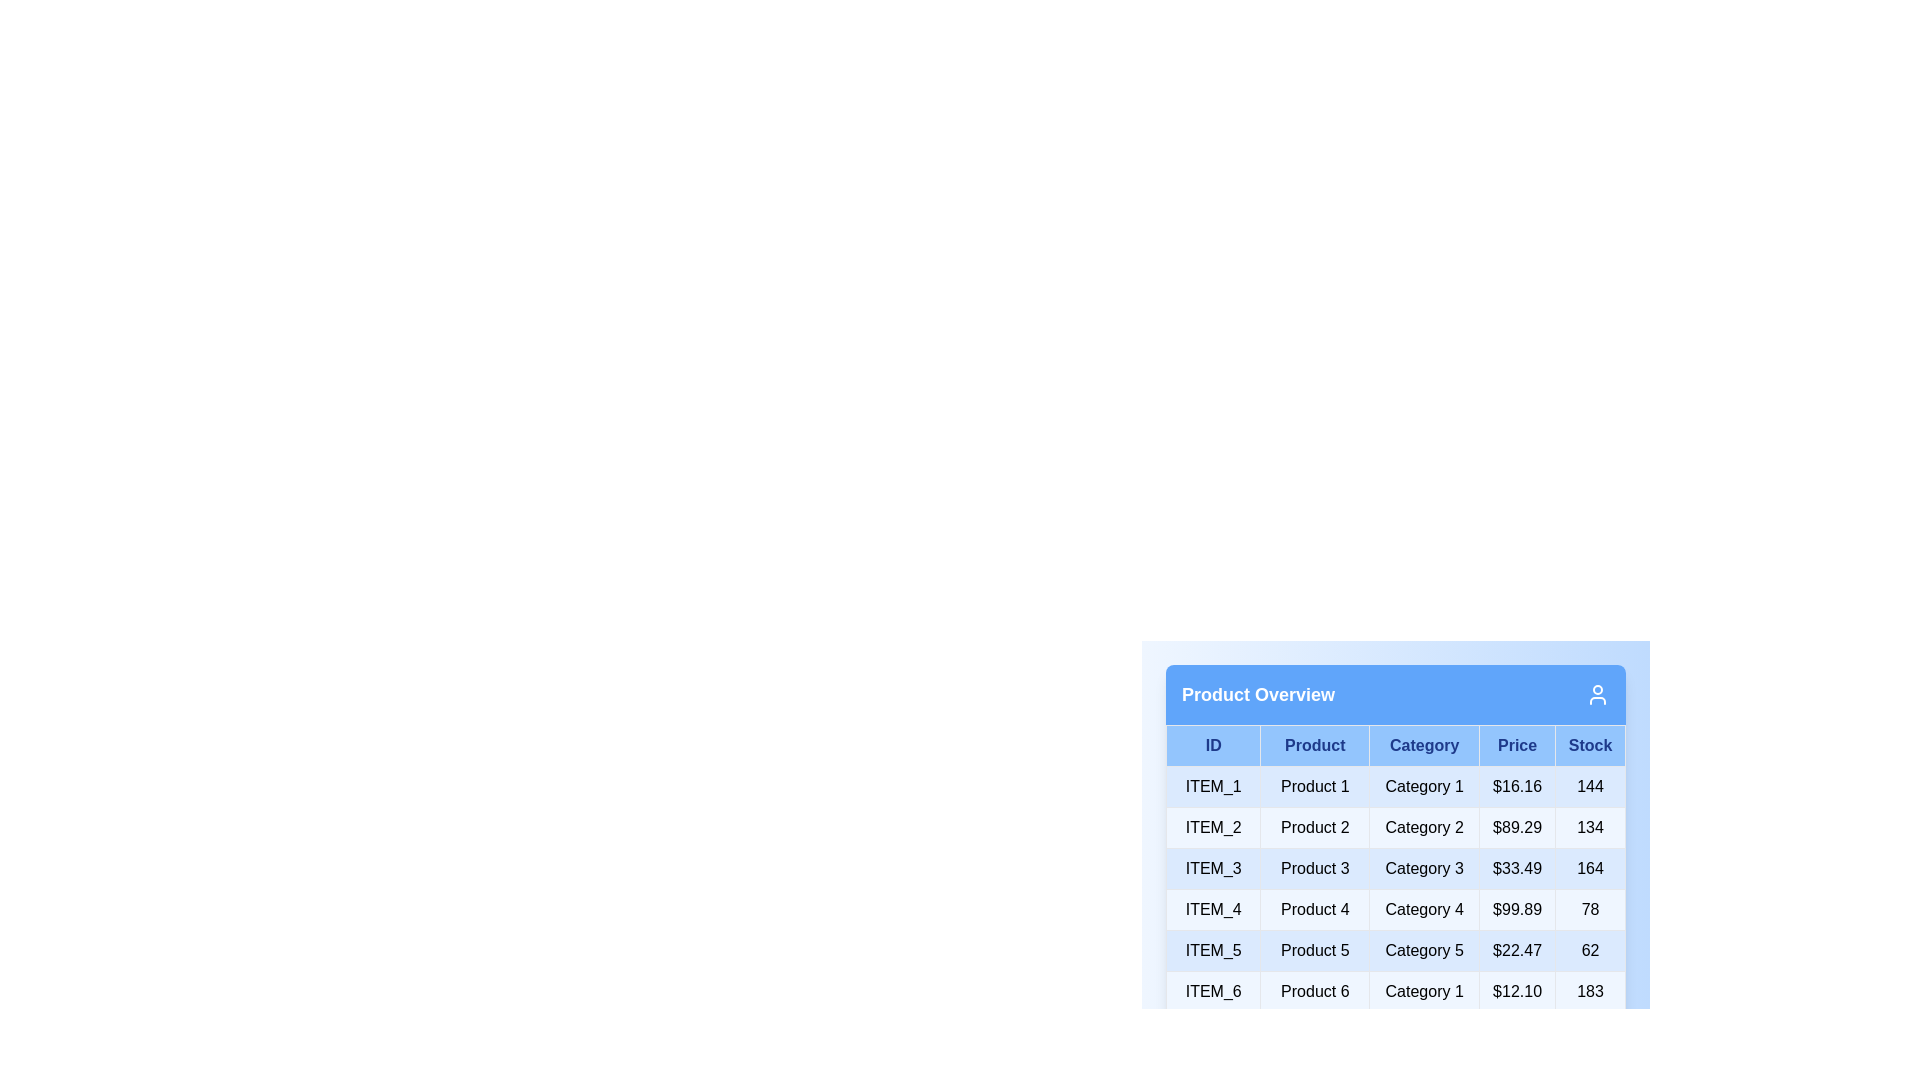  I want to click on the user icon in the header, so click(1597, 693).